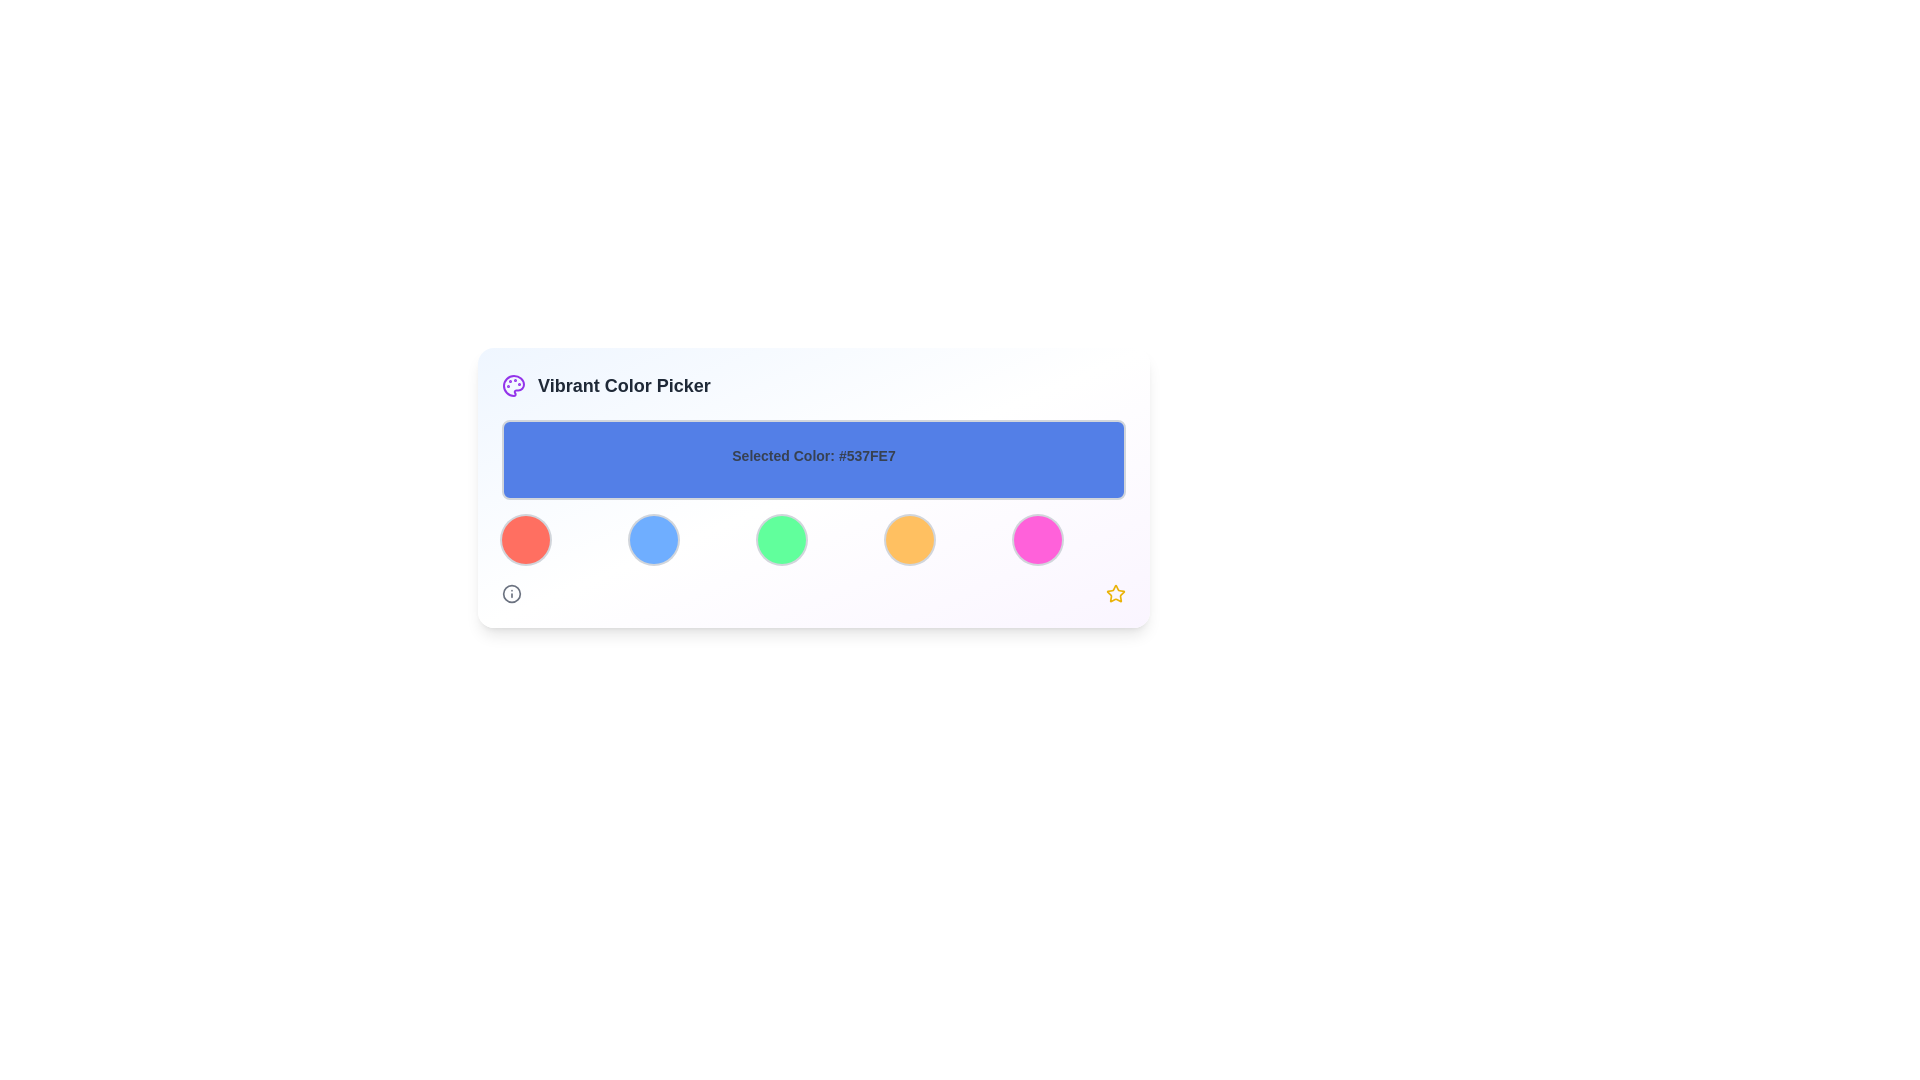 The image size is (1920, 1080). What do you see at coordinates (814, 455) in the screenshot?
I see `the text display element that shows 'Selected Color: #537FE7', which is centered in a blue rectangular banner at the top of the color picker interface` at bounding box center [814, 455].